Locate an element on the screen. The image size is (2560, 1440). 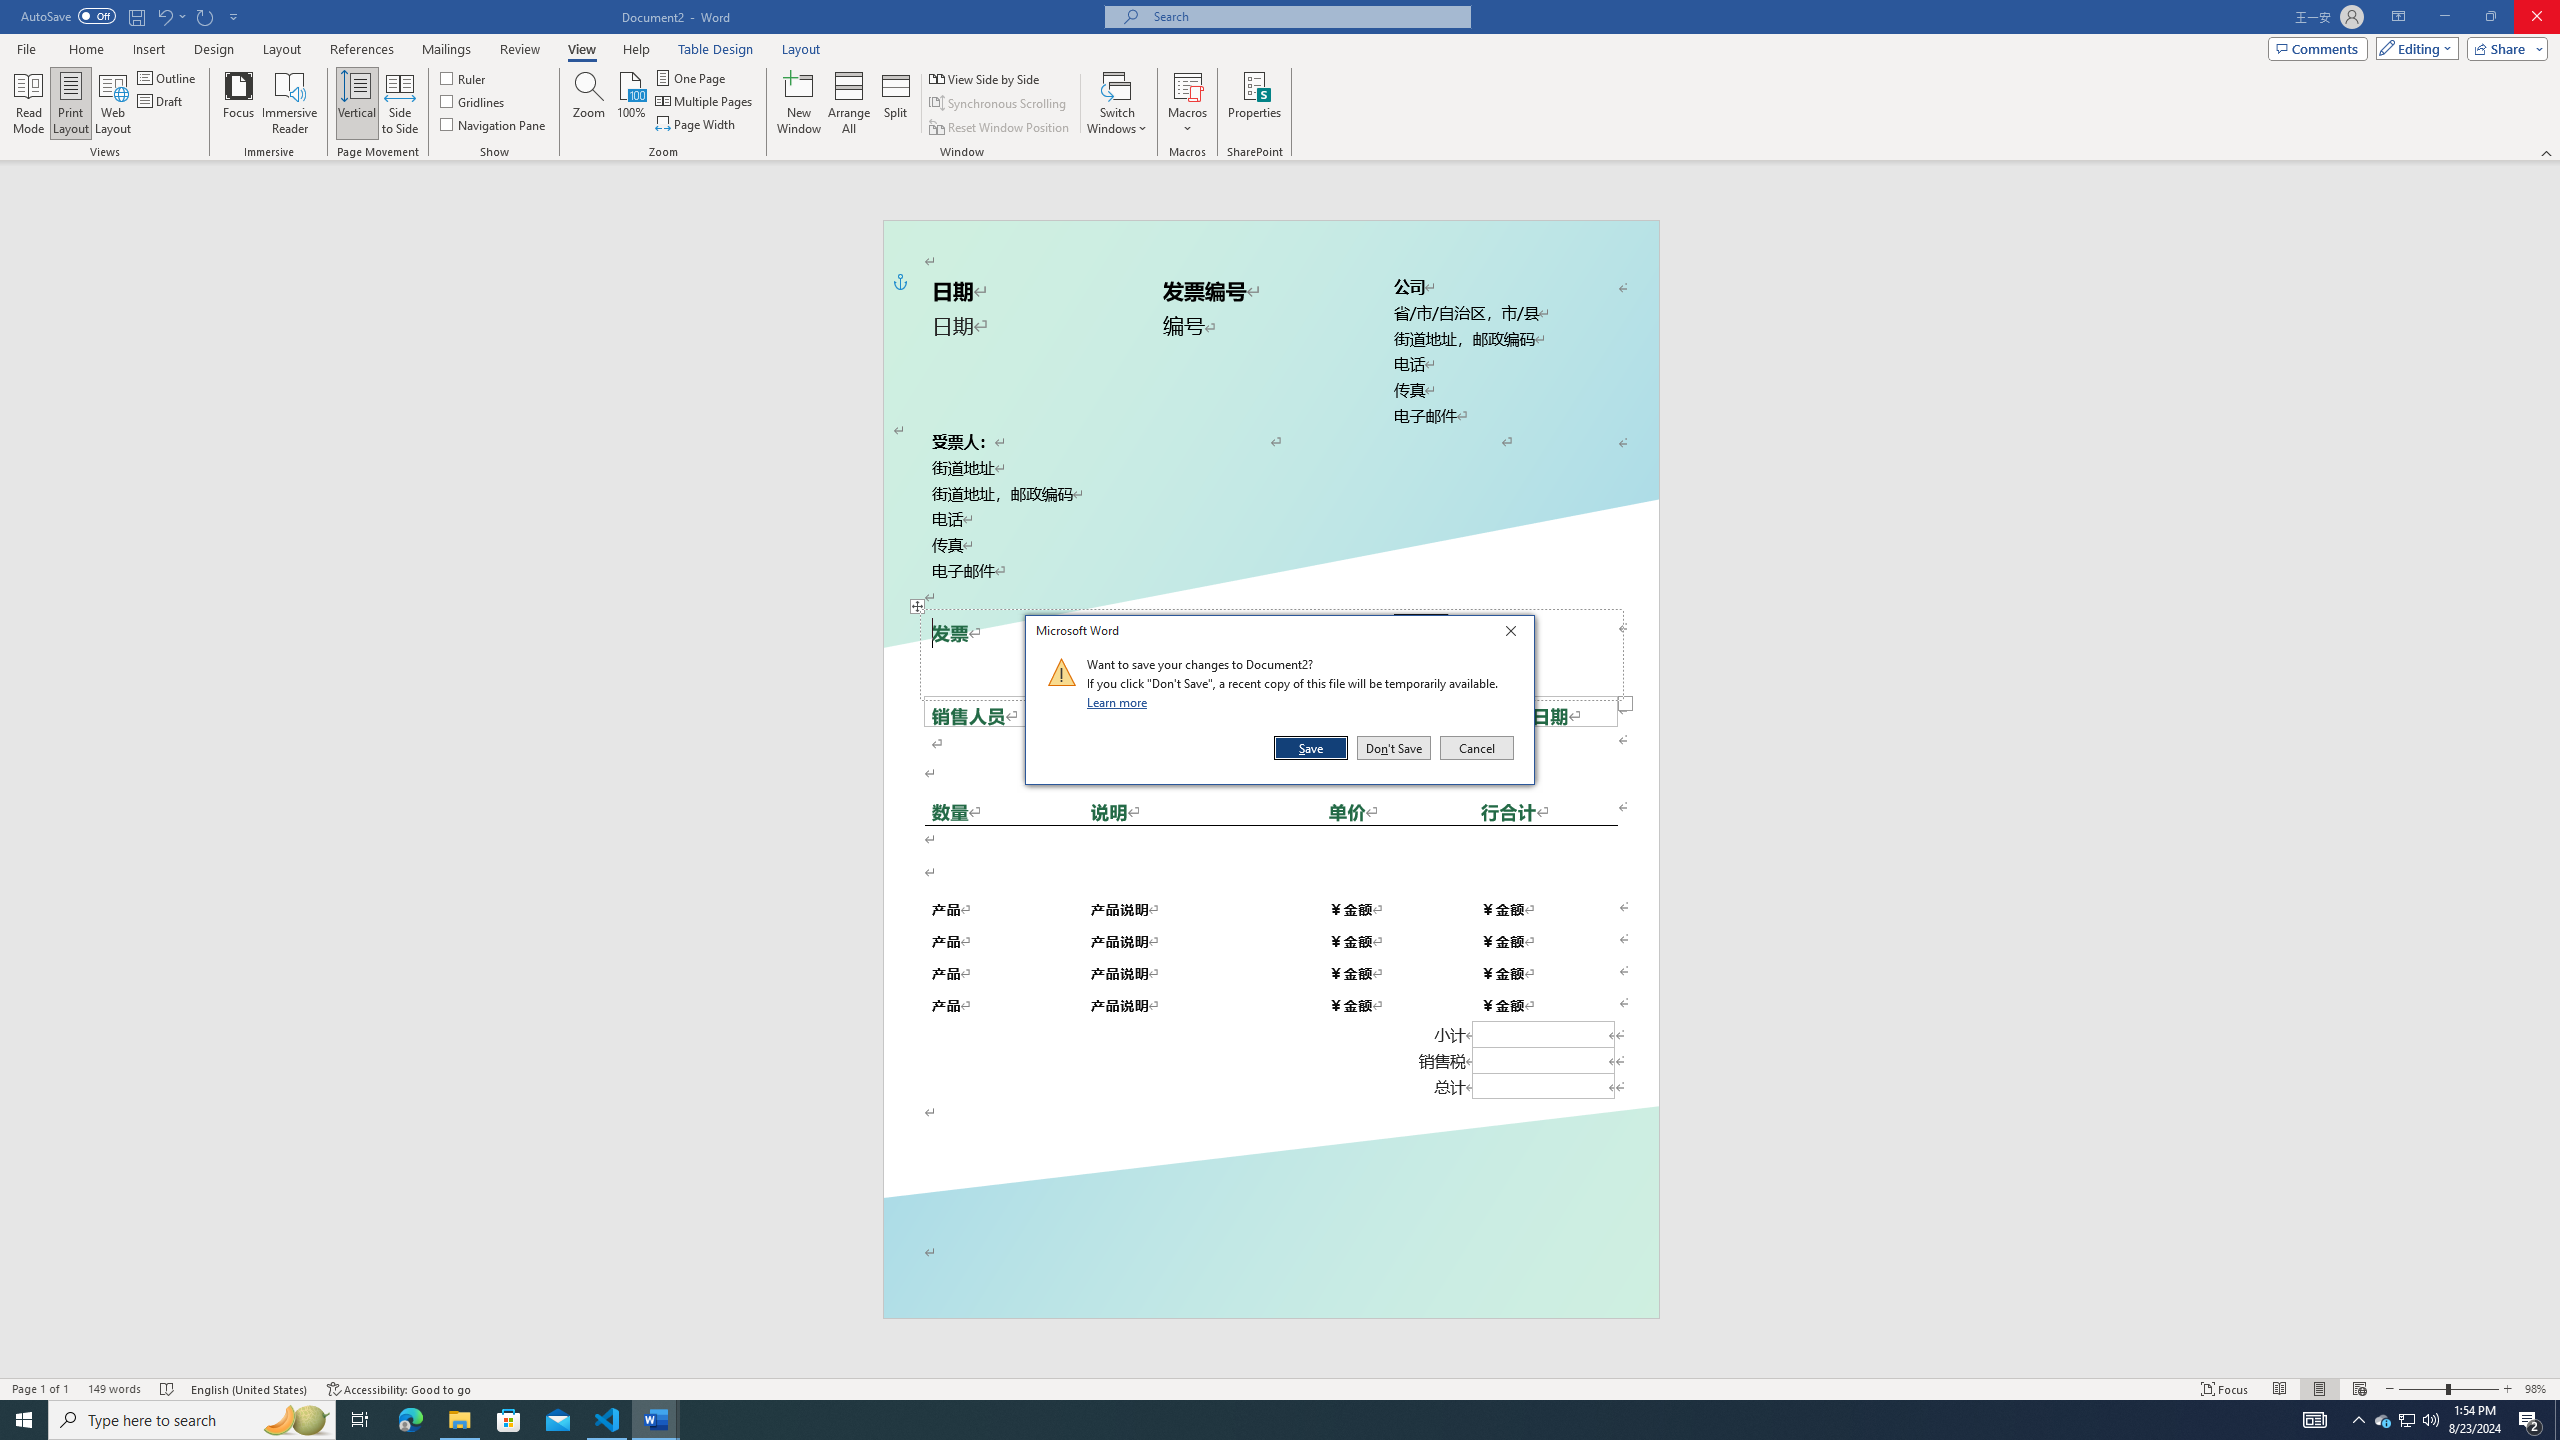
'Microsoft Edge' is located at coordinates (409, 1418).